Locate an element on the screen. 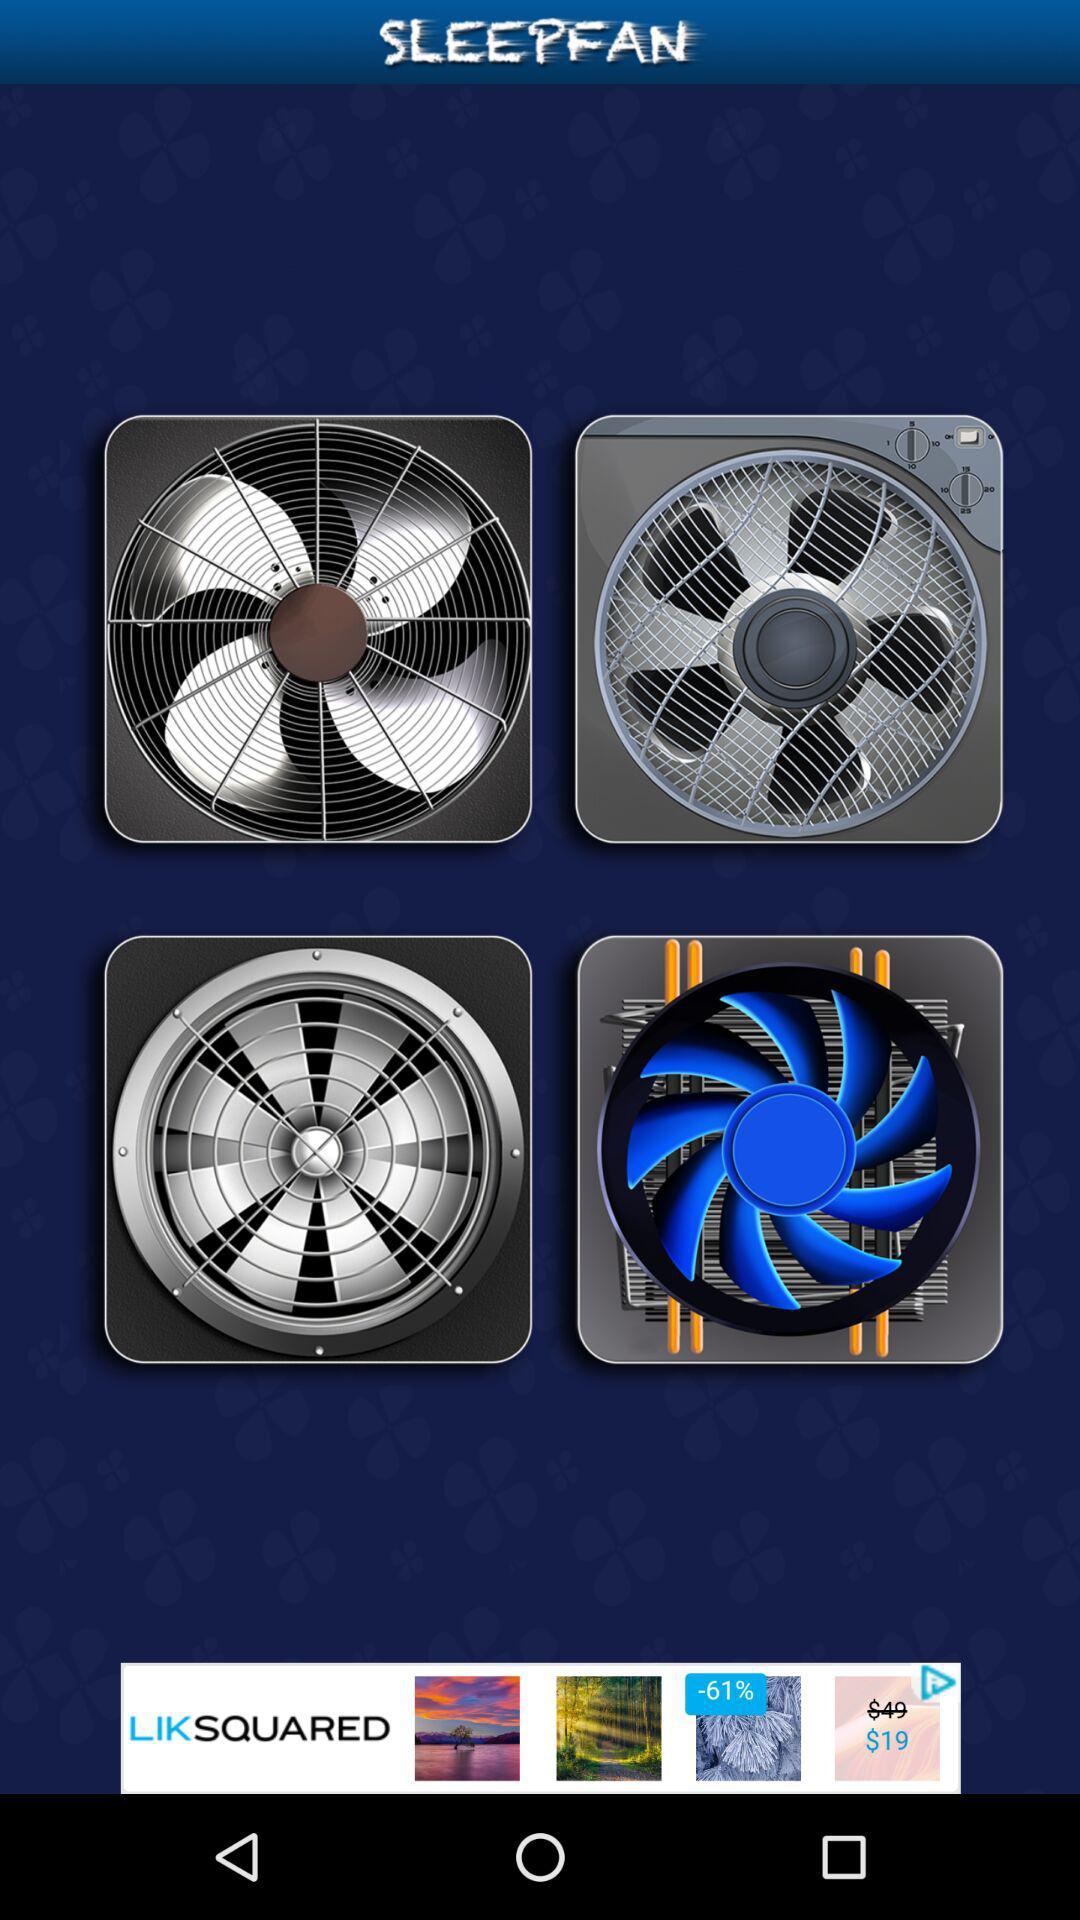  turn on fan is located at coordinates (304, 635).